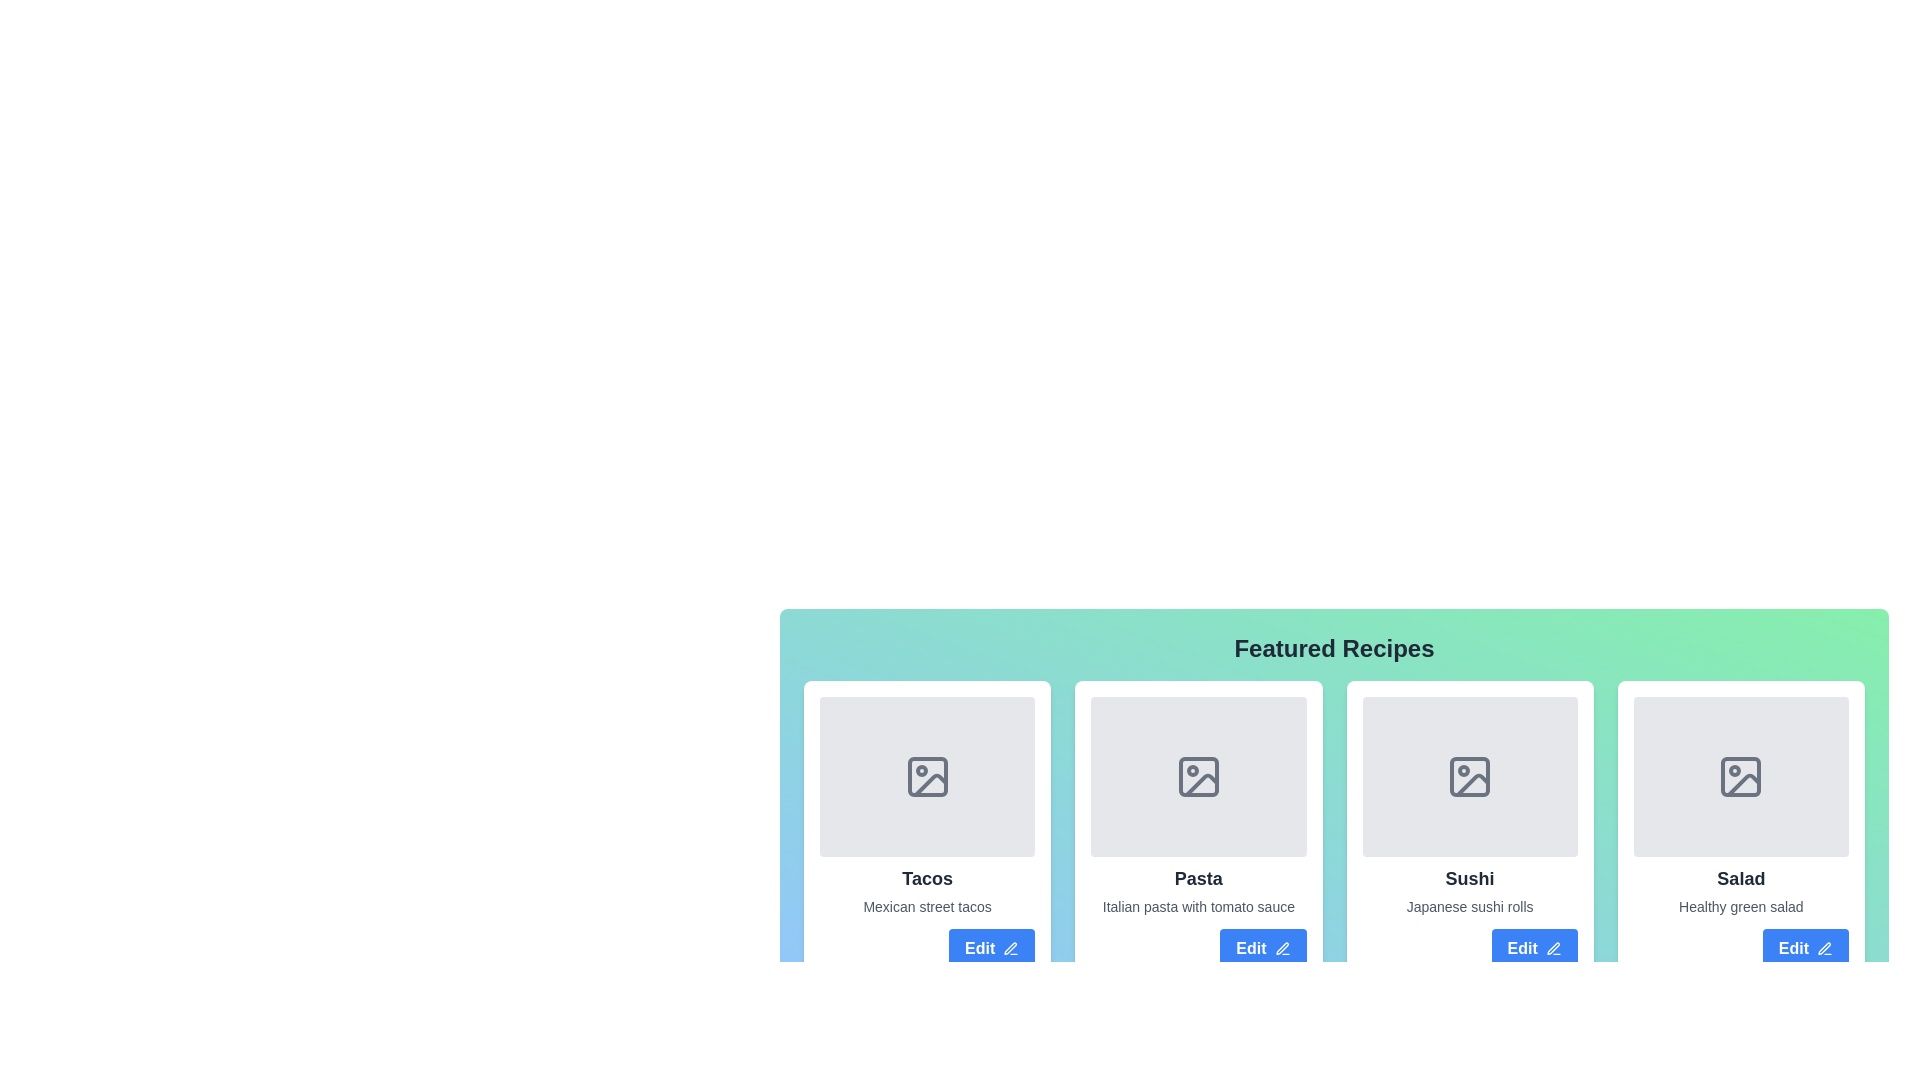  What do you see at coordinates (1470, 775) in the screenshot?
I see `the Image placeholder element with rounded corners and a gray icon, positioned at the top of the 'Sushi' card` at bounding box center [1470, 775].